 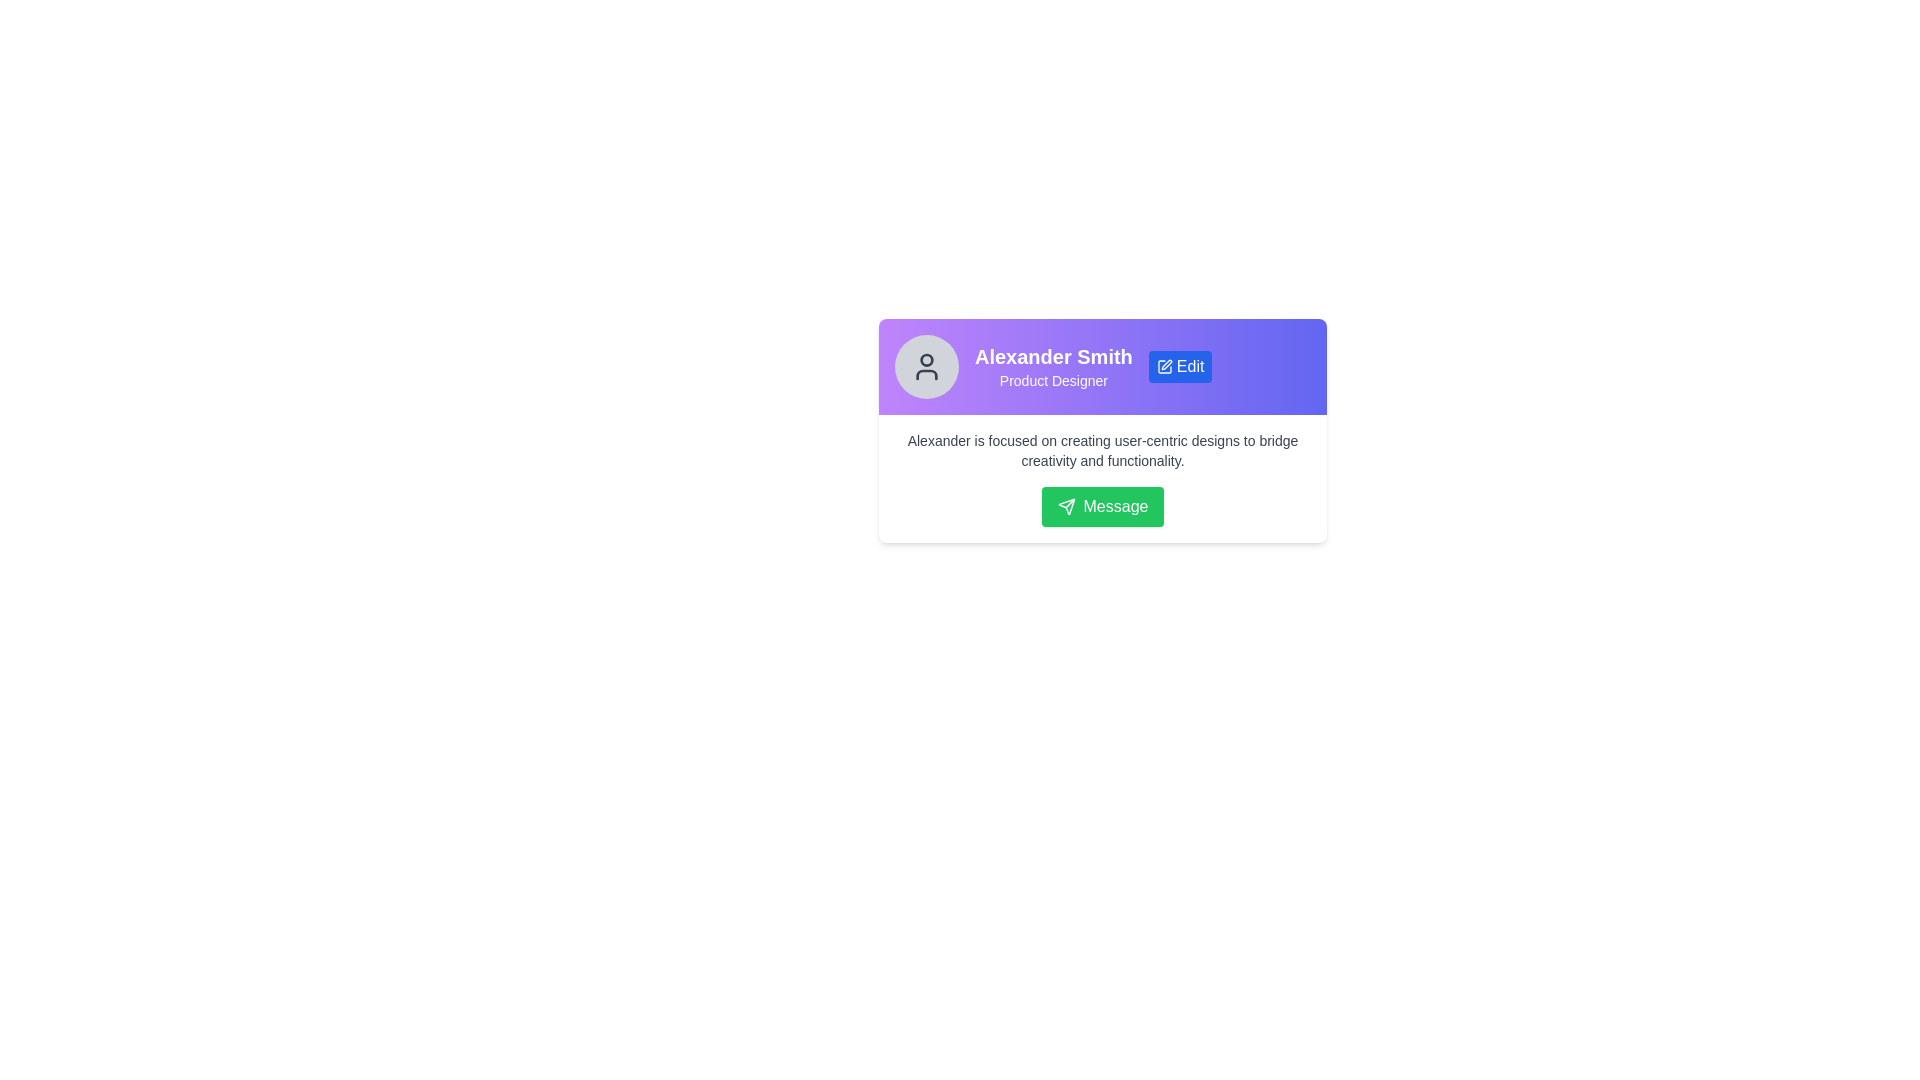 I want to click on the text label displaying information directly below the user's name 'Alexander Smith' and role 'Product Designer' within the styled card, so click(x=1102, y=451).